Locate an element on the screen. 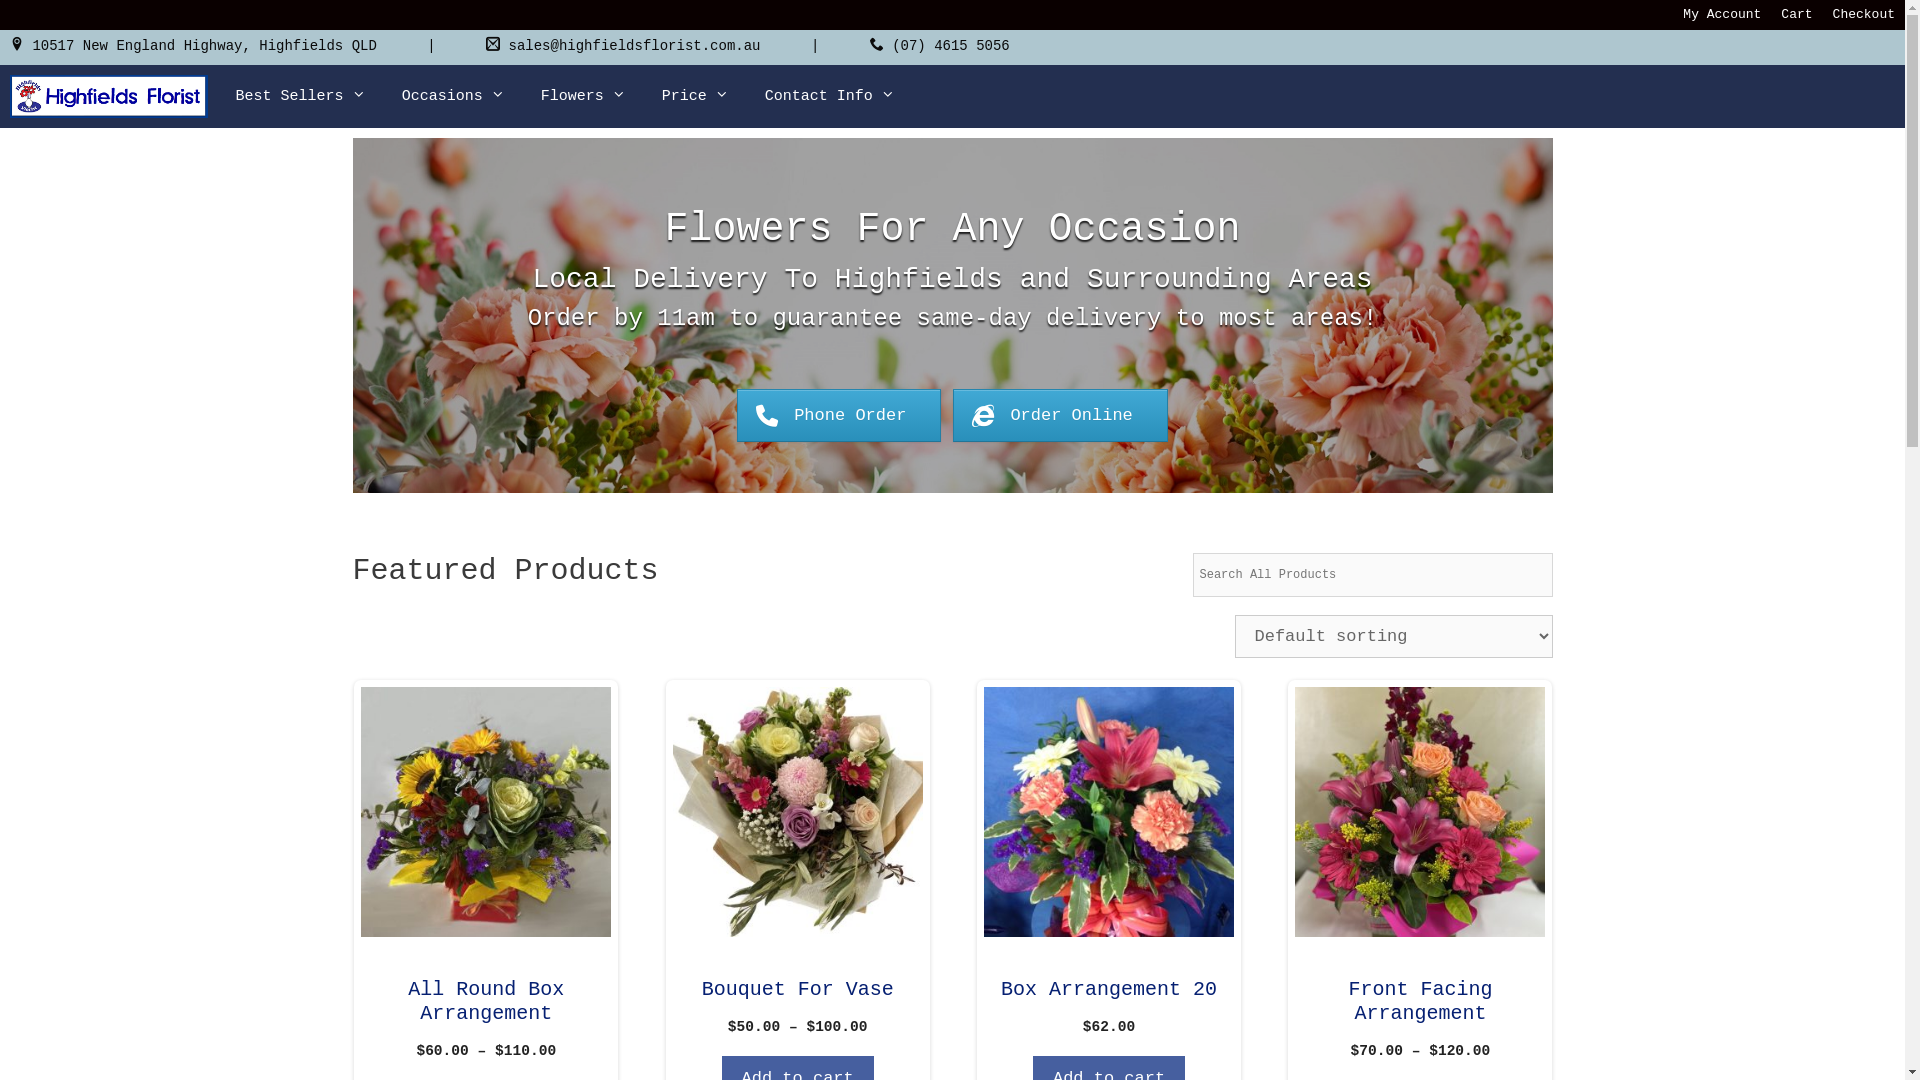 The image size is (1920, 1080). 'View your shopping cart' is located at coordinates (1857, 95).